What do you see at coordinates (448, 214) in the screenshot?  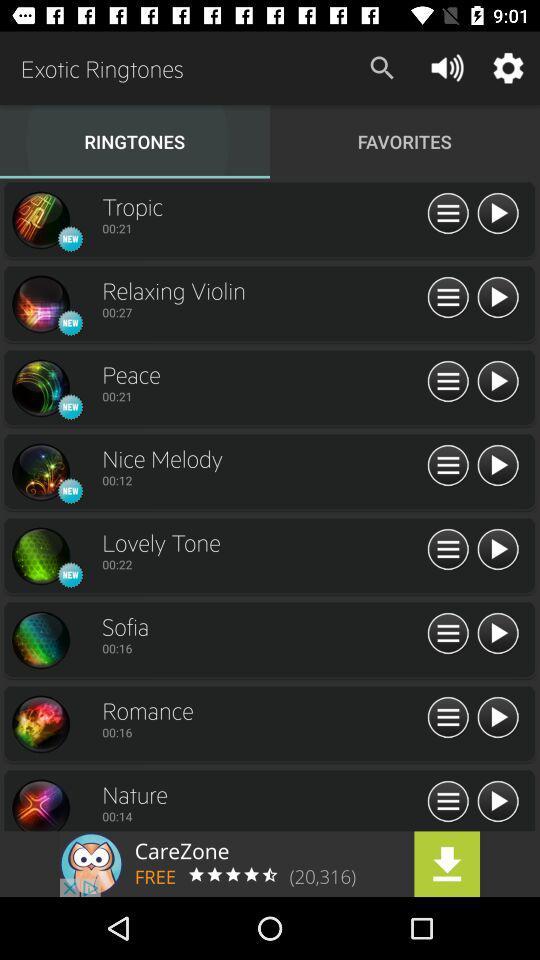 I see `tropic options` at bounding box center [448, 214].